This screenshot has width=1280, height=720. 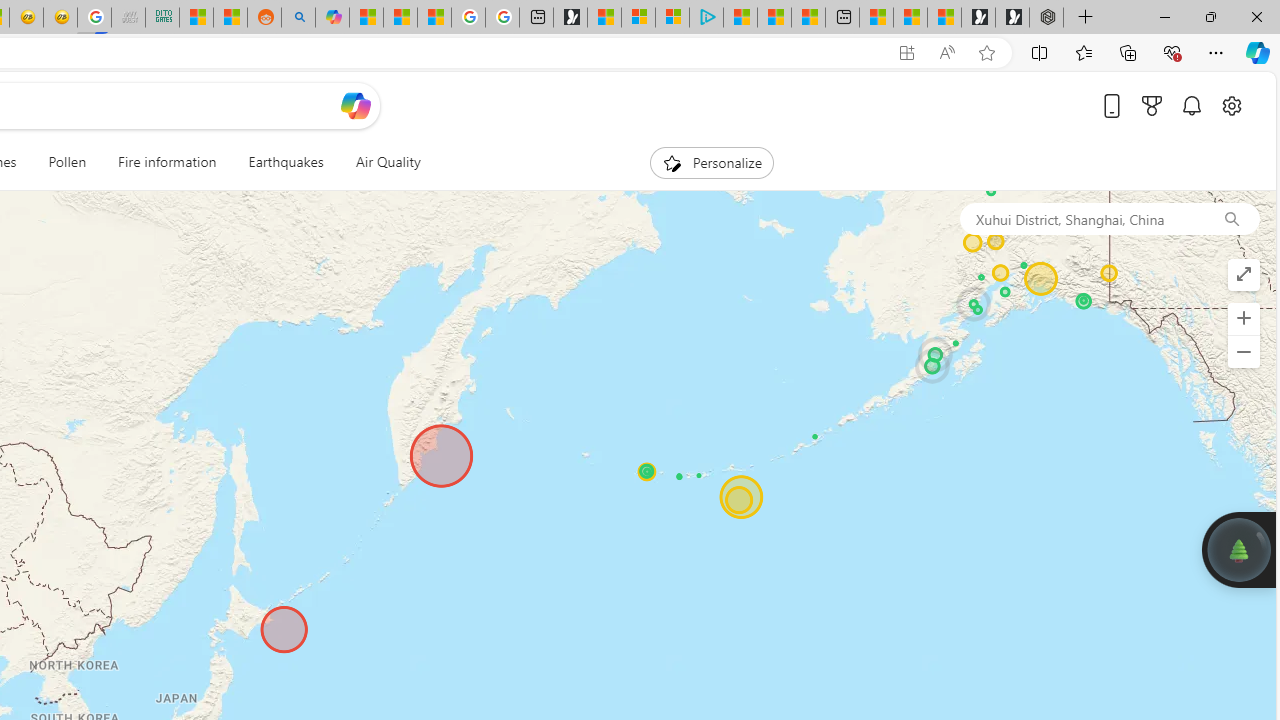 What do you see at coordinates (1082, 51) in the screenshot?
I see `'Favorites'` at bounding box center [1082, 51].